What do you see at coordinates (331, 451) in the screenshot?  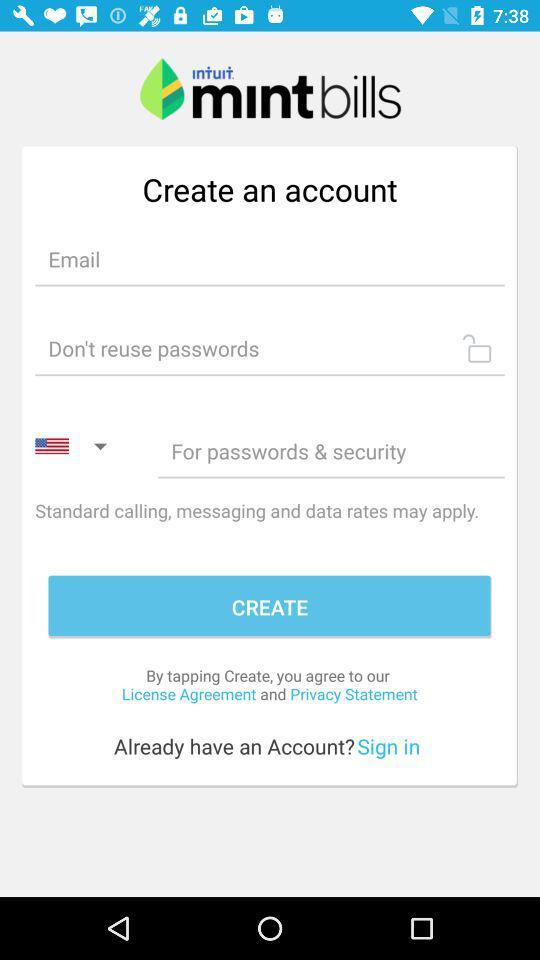 I see `enter number` at bounding box center [331, 451].